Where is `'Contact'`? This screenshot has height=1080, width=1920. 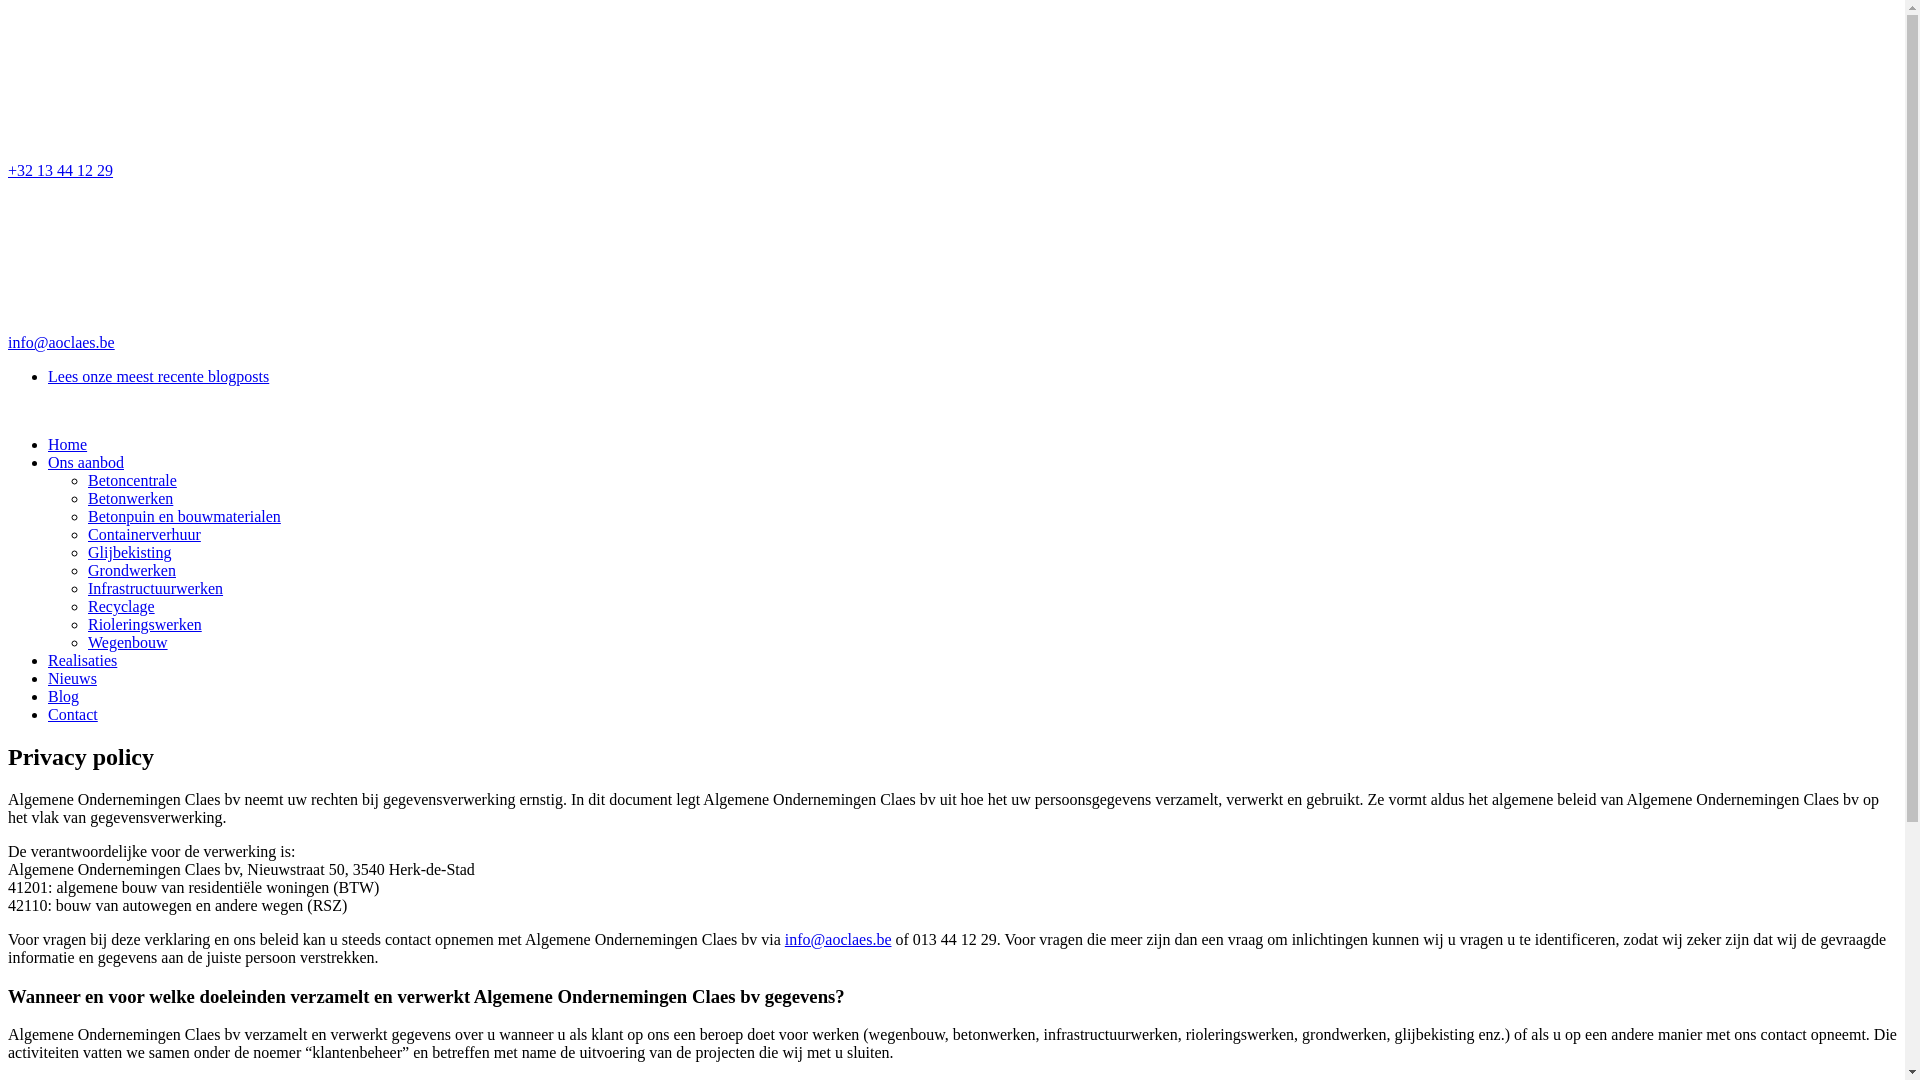 'Contact' is located at coordinates (72, 713).